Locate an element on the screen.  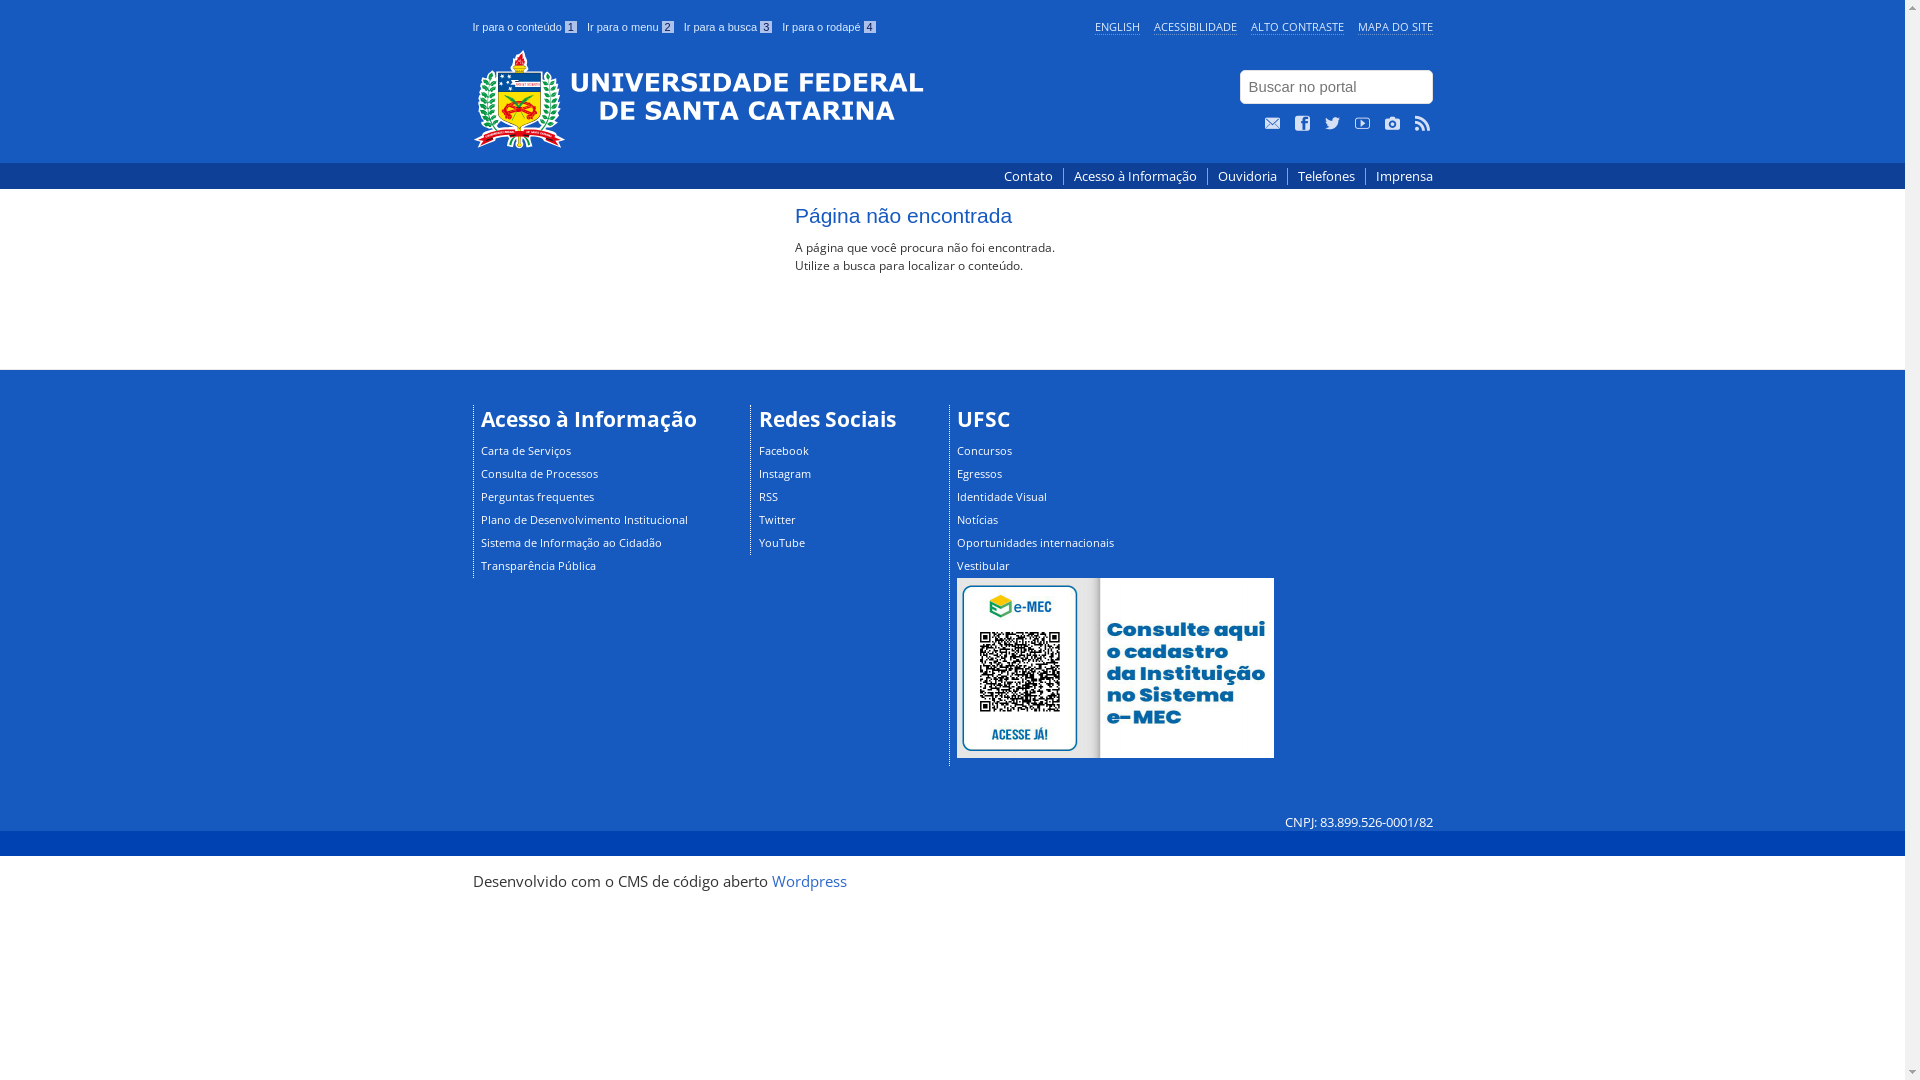
'MAPA DO SITE' is located at coordinates (1394, 26).